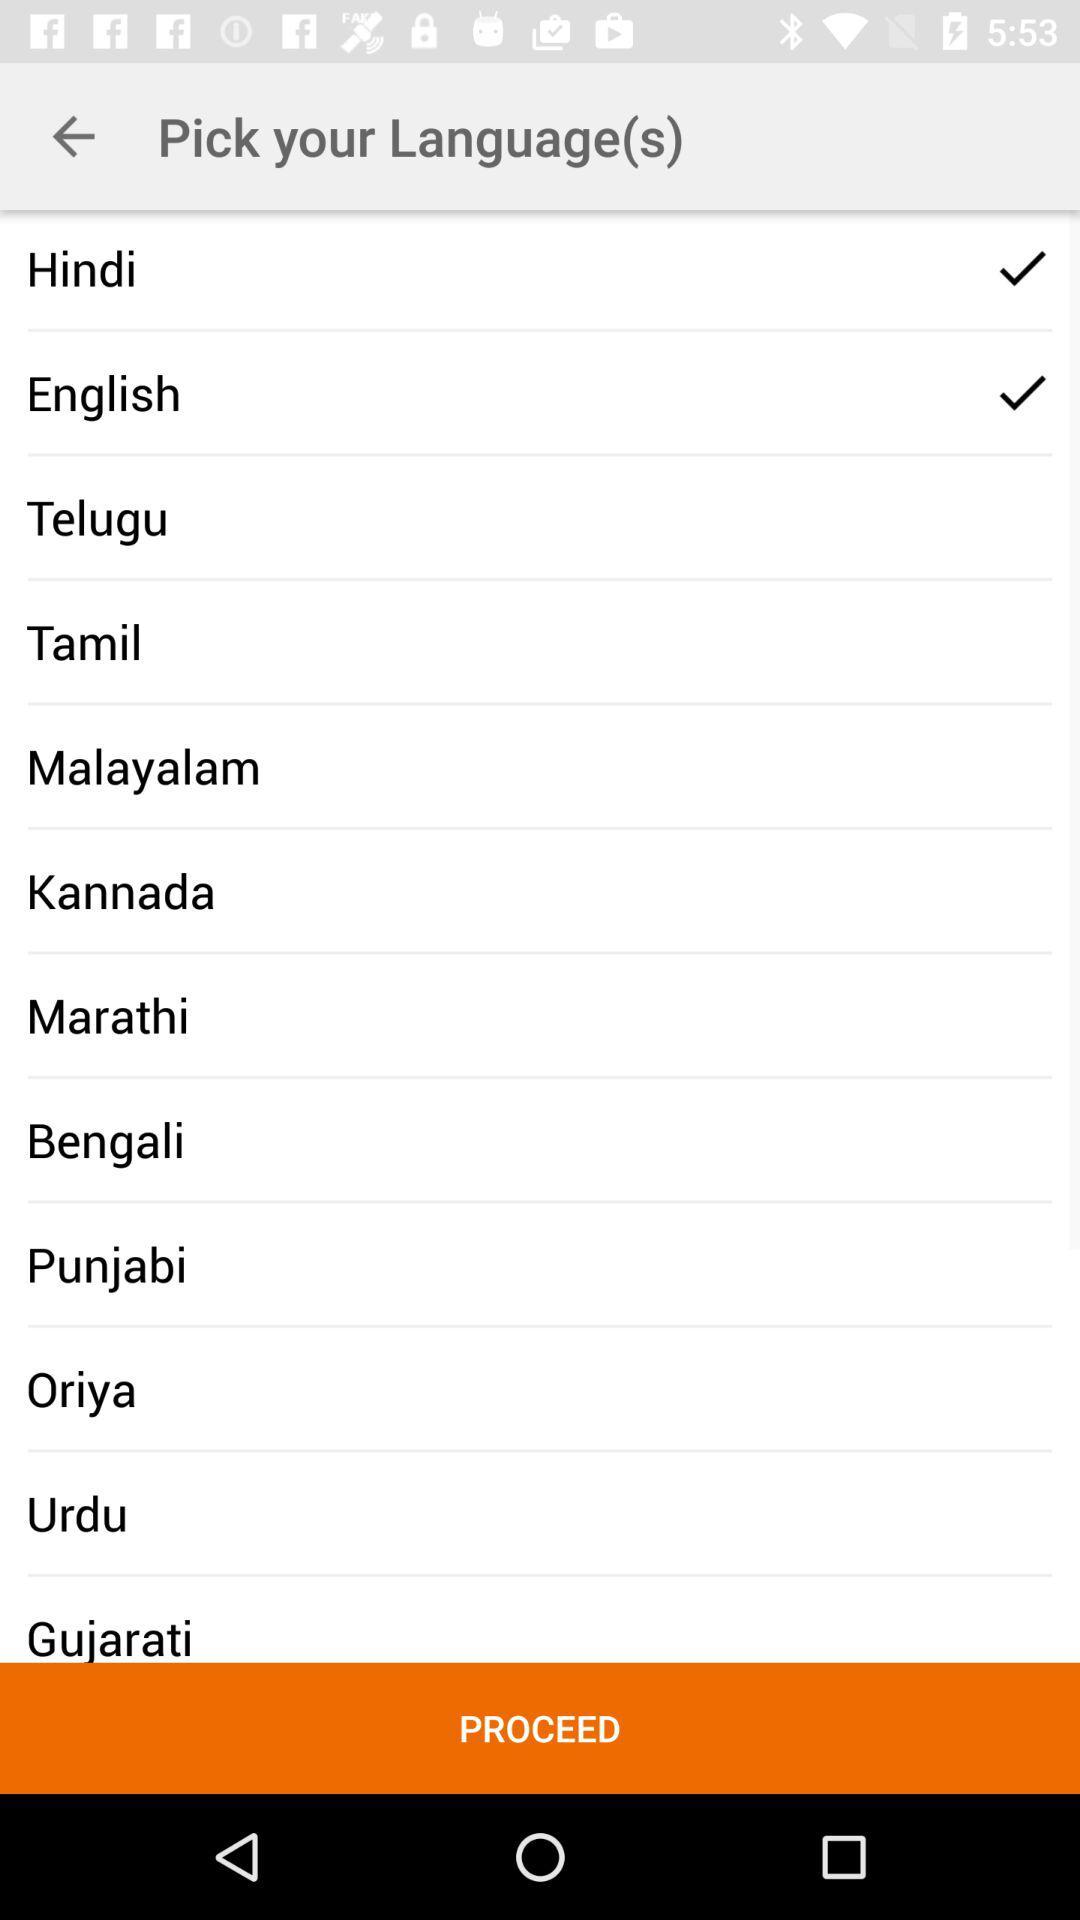 Image resolution: width=1080 pixels, height=1920 pixels. Describe the element at coordinates (105, 1139) in the screenshot. I see `the icon below marathi icon` at that location.